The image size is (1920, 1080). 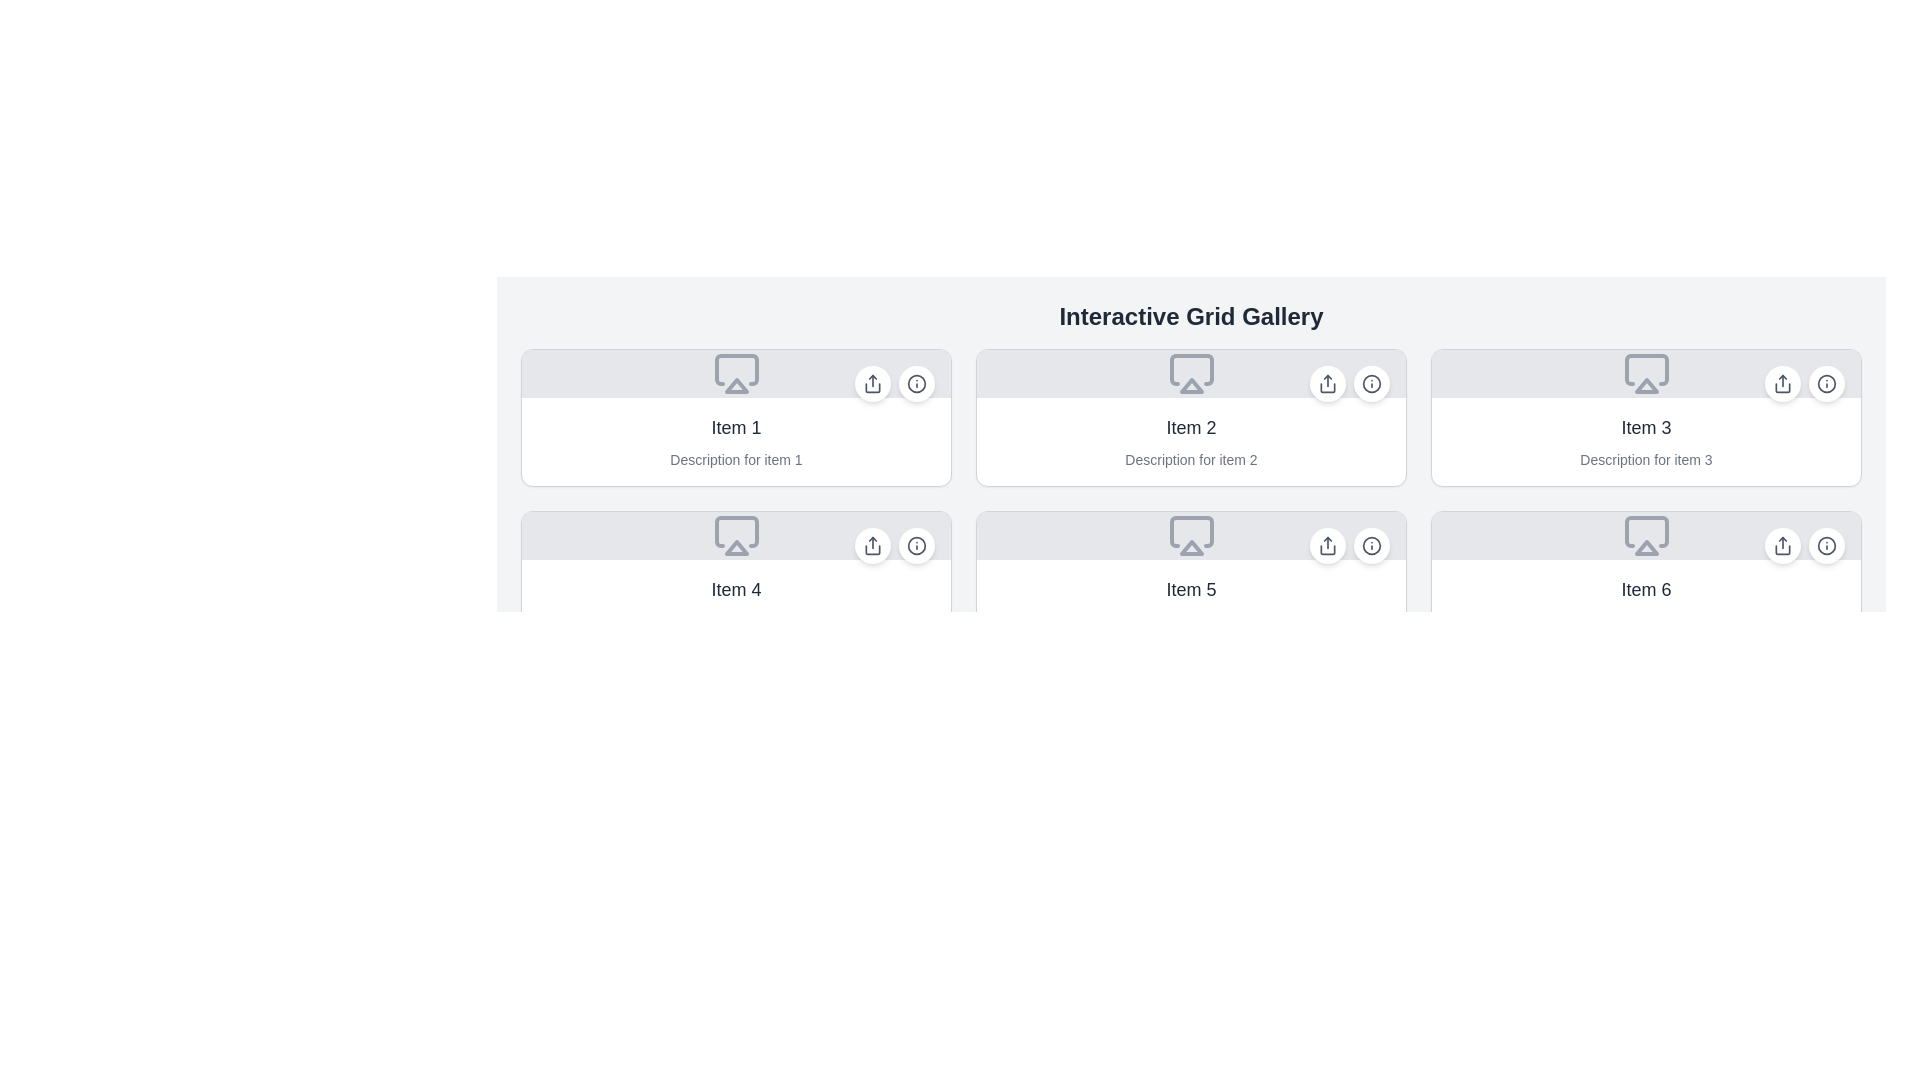 I want to click on the circular informational icon with a thin line art design, located to the right of the title 'Item 2' in the second card of the interactive grid, so click(x=1371, y=384).